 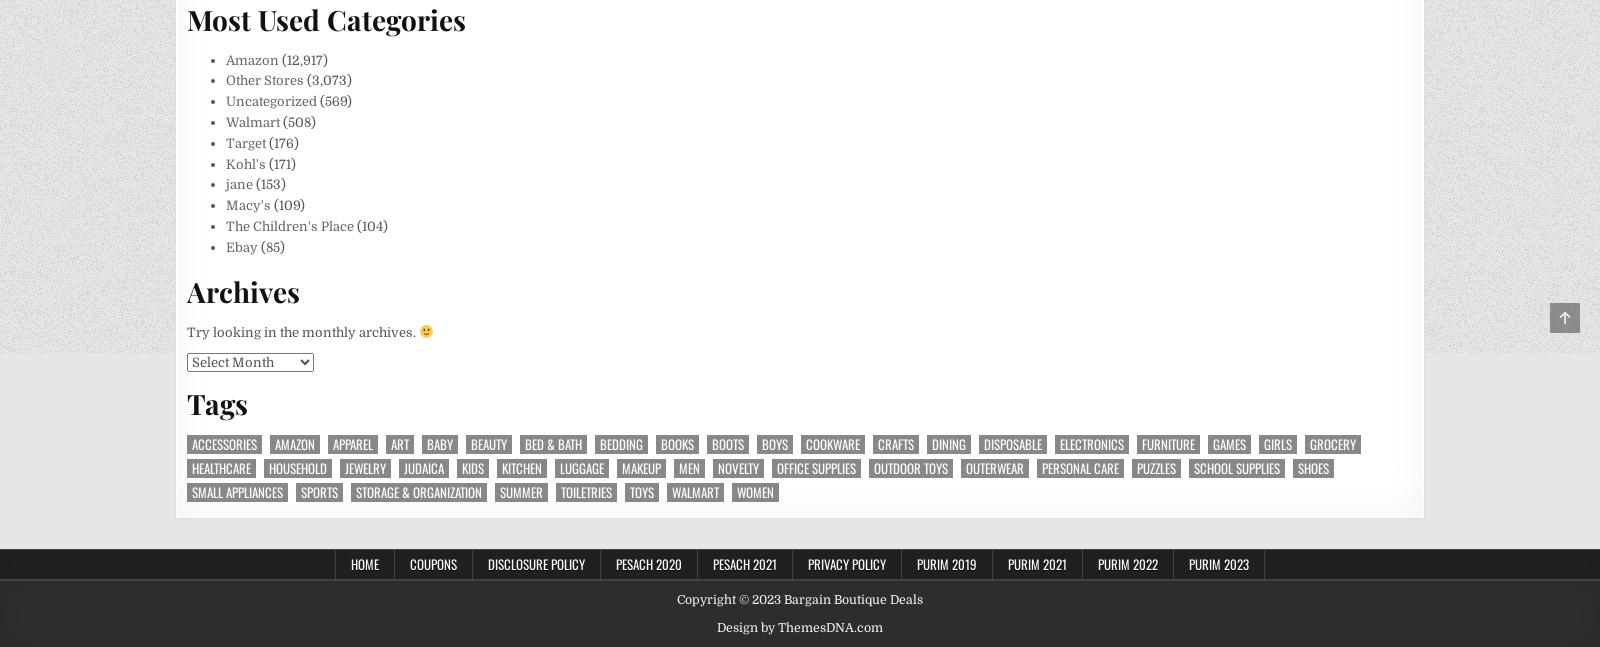 I want to click on 'Summer', so click(x=520, y=490).